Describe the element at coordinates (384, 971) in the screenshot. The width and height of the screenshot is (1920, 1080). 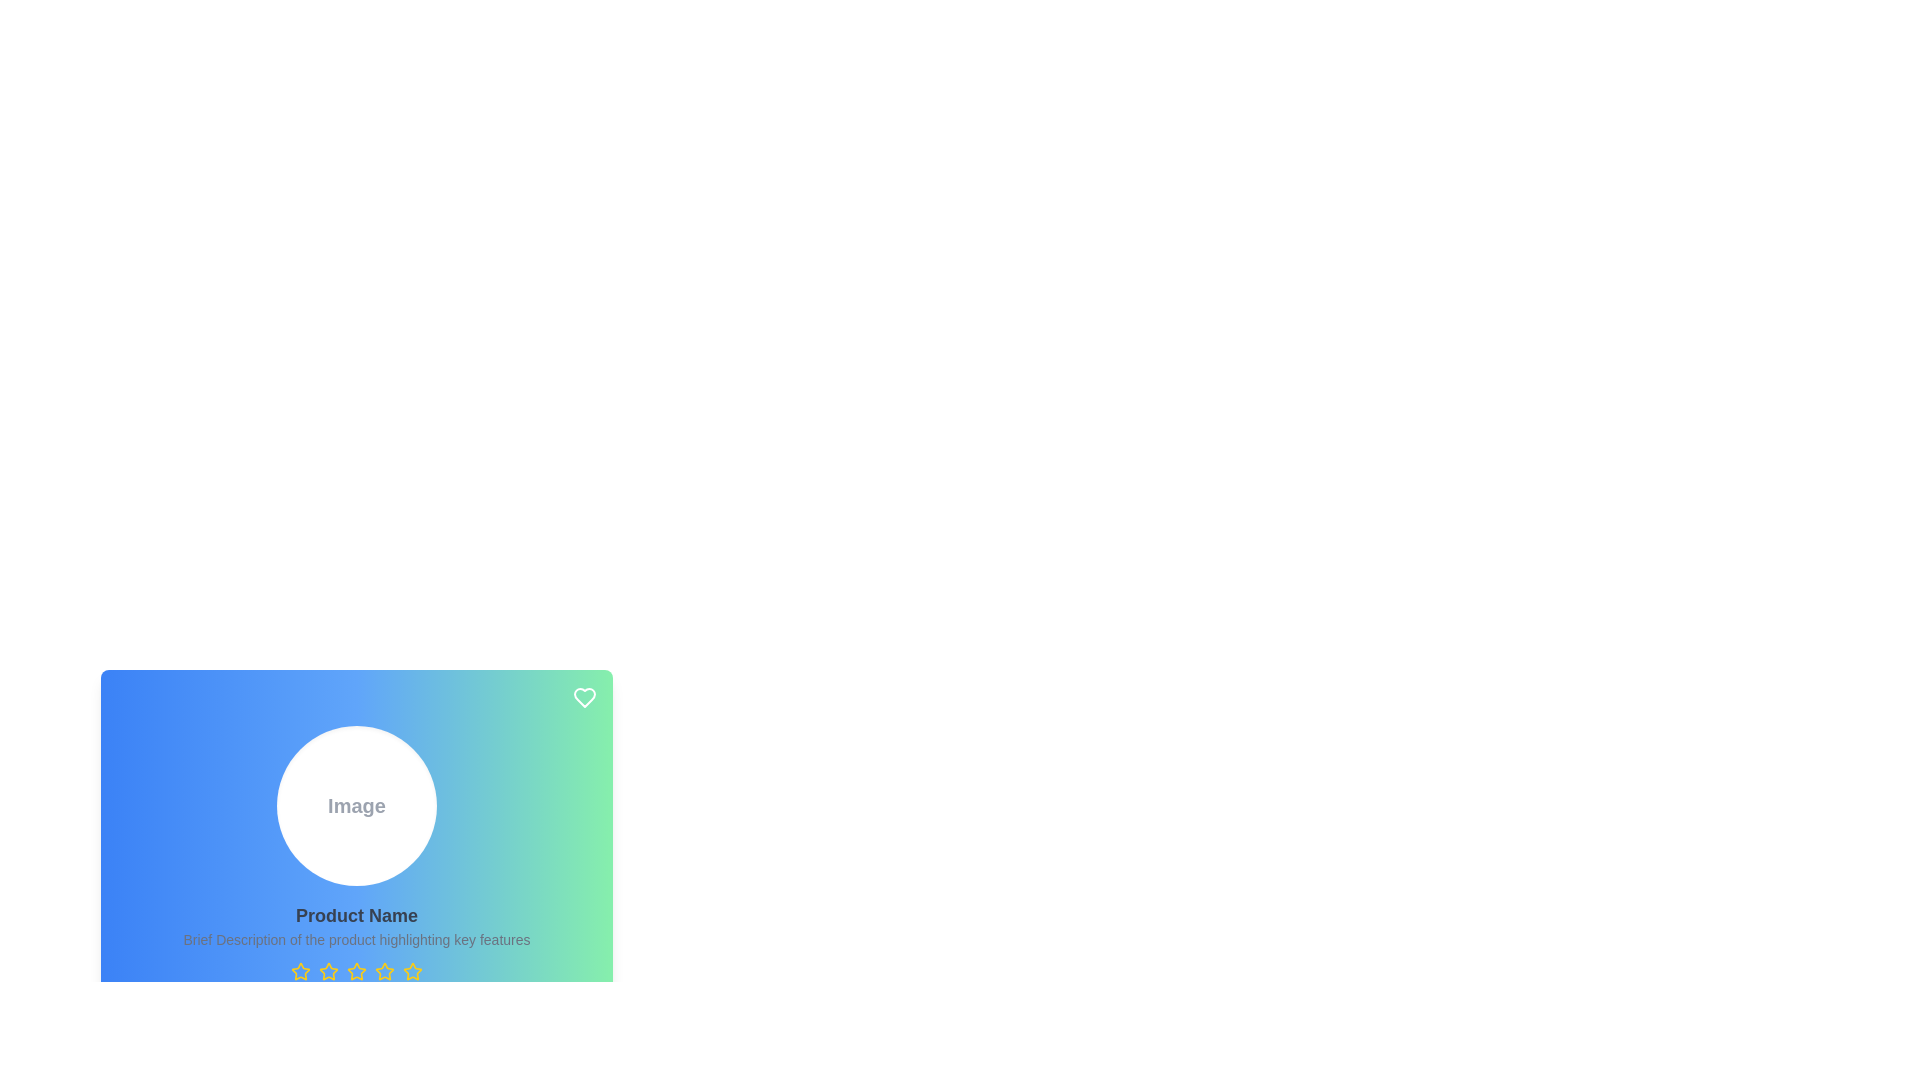
I see `the fifth star icon in the rating system` at that location.